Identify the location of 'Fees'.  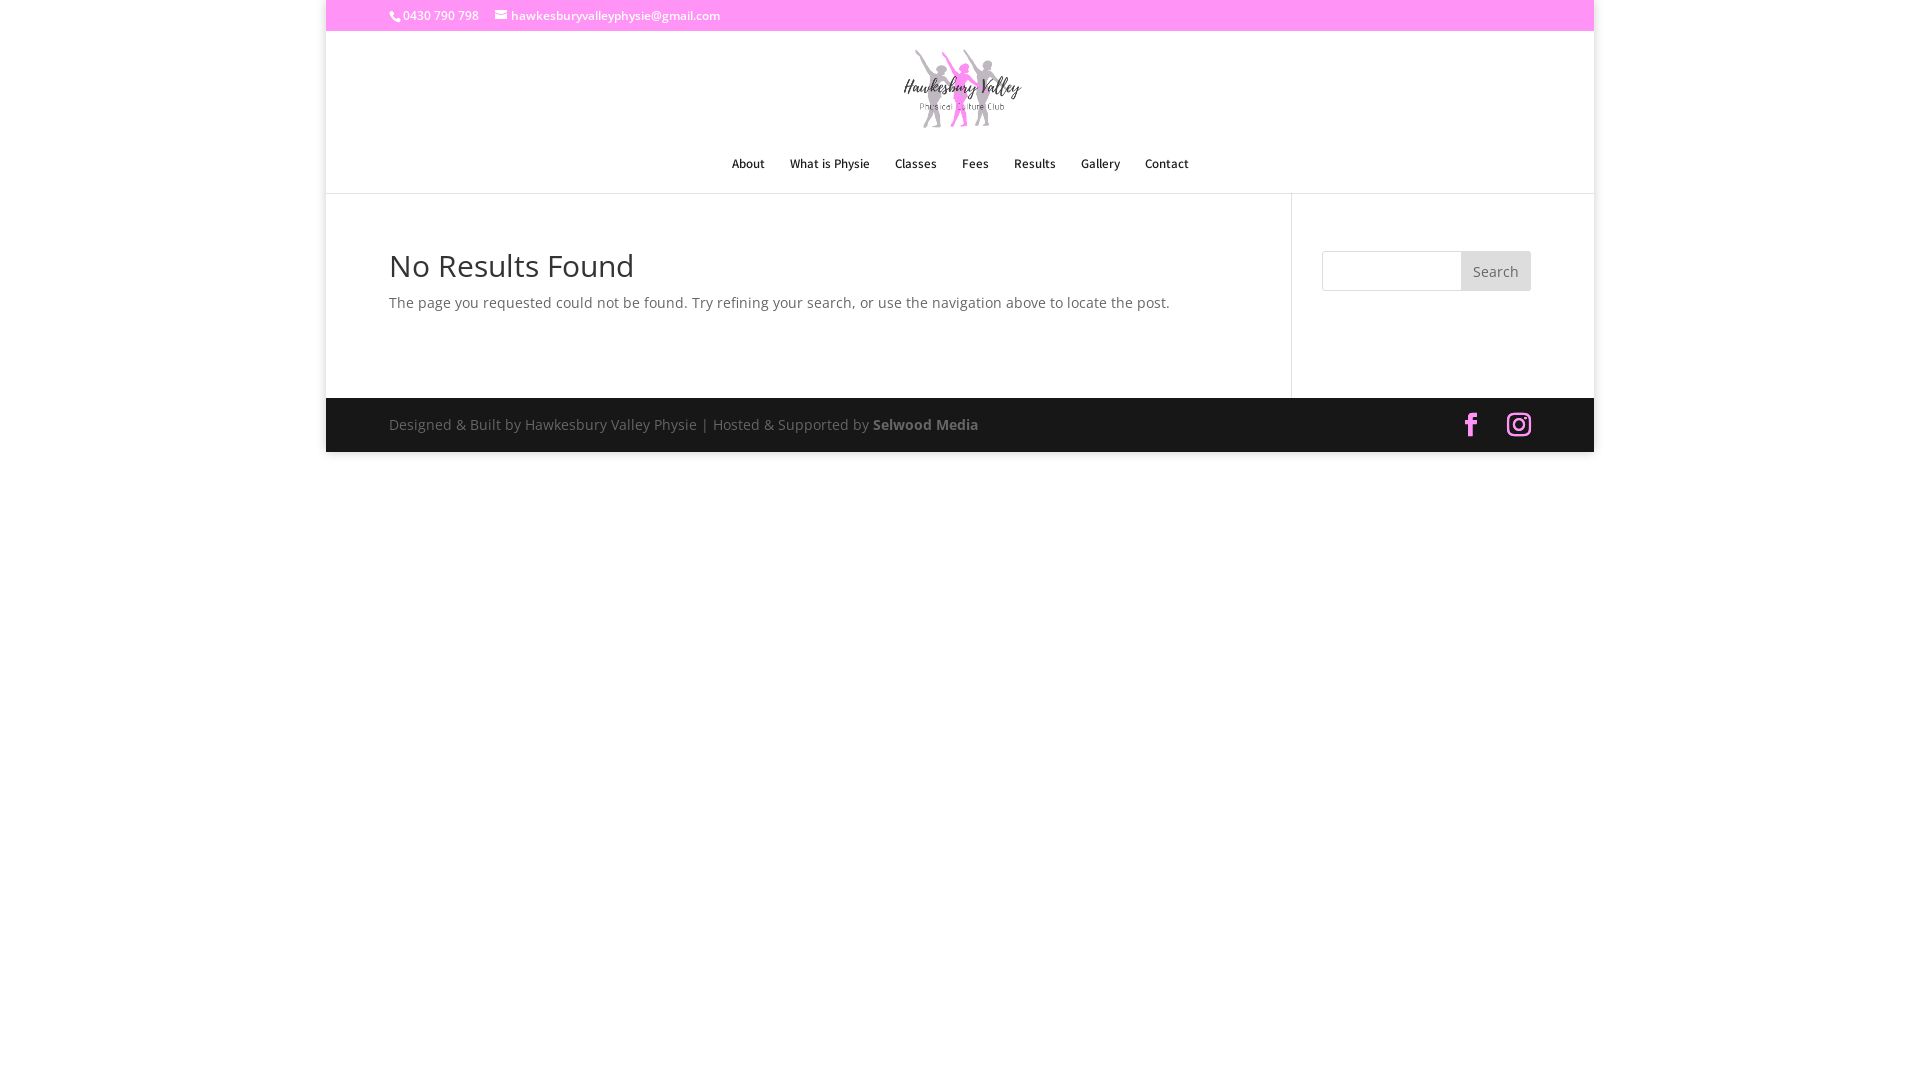
(975, 173).